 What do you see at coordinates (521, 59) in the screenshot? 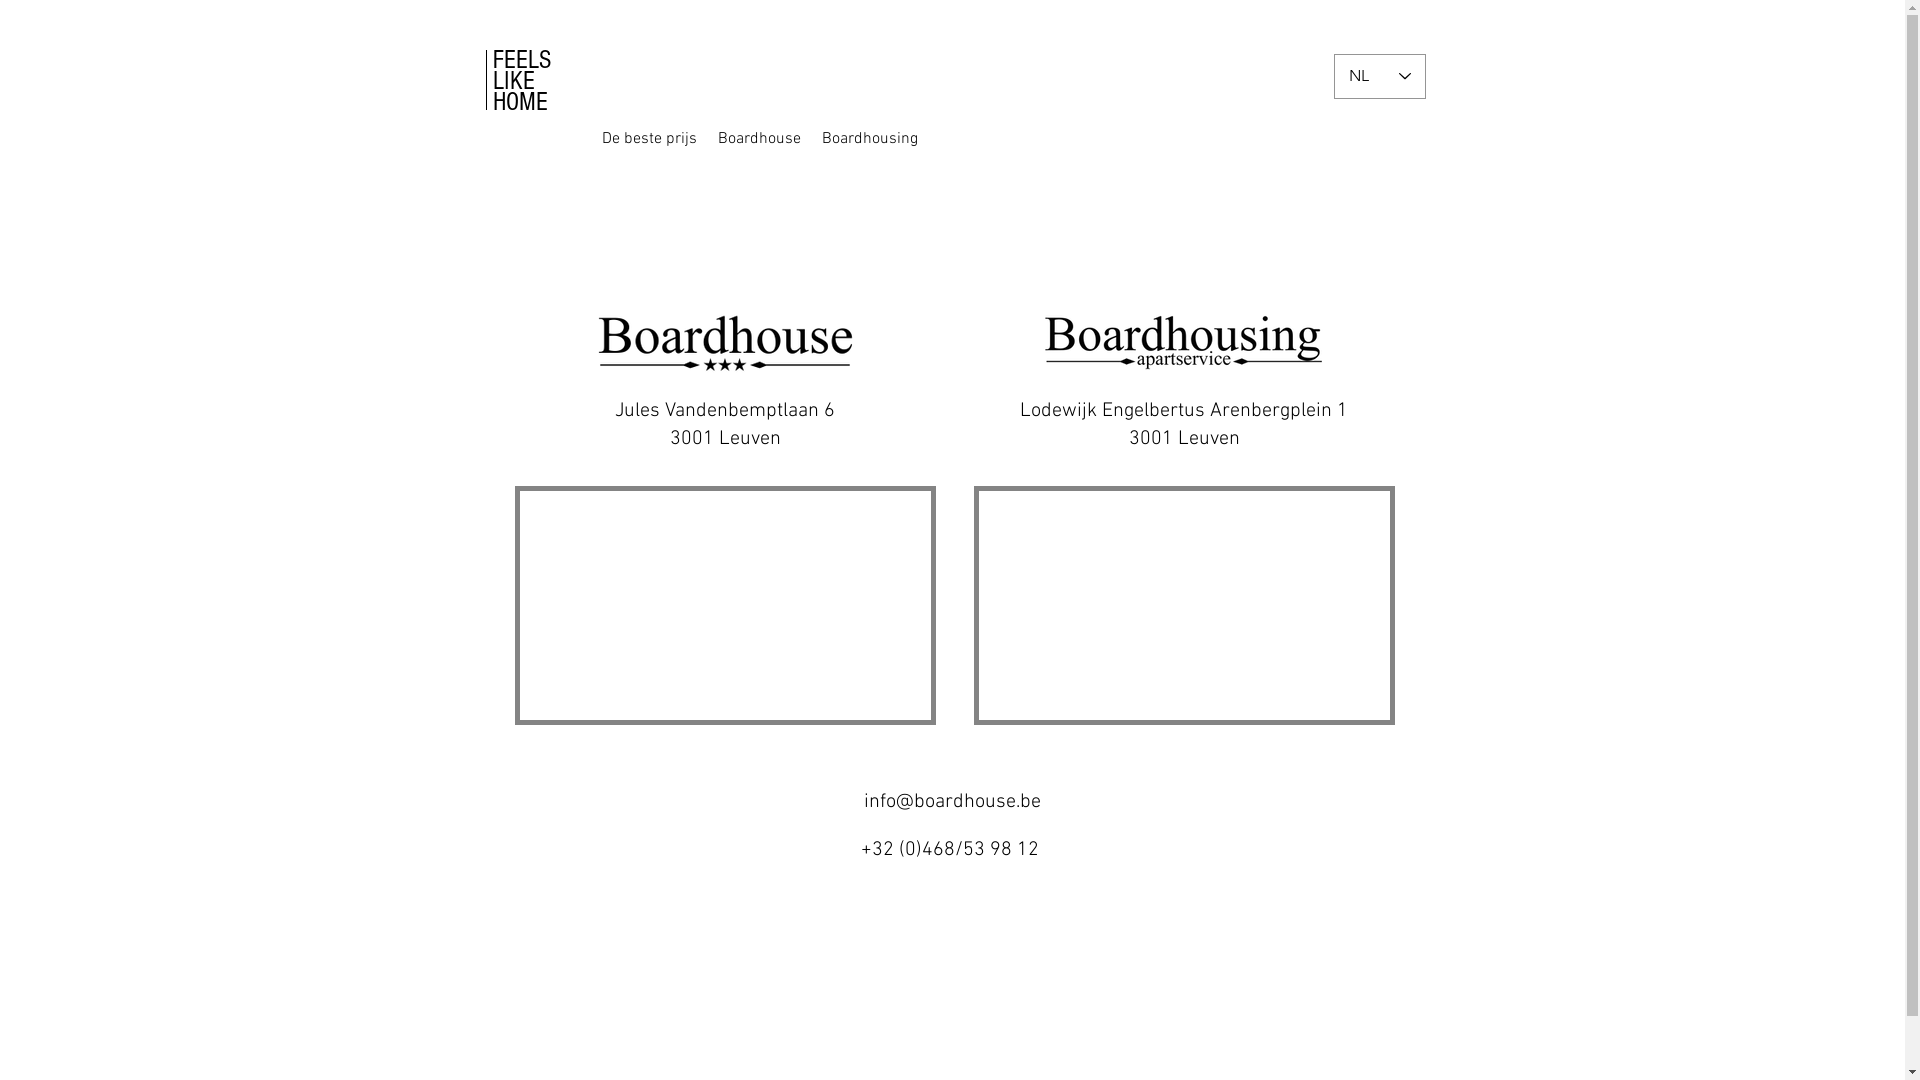
I see `'FEELS'` at bounding box center [521, 59].